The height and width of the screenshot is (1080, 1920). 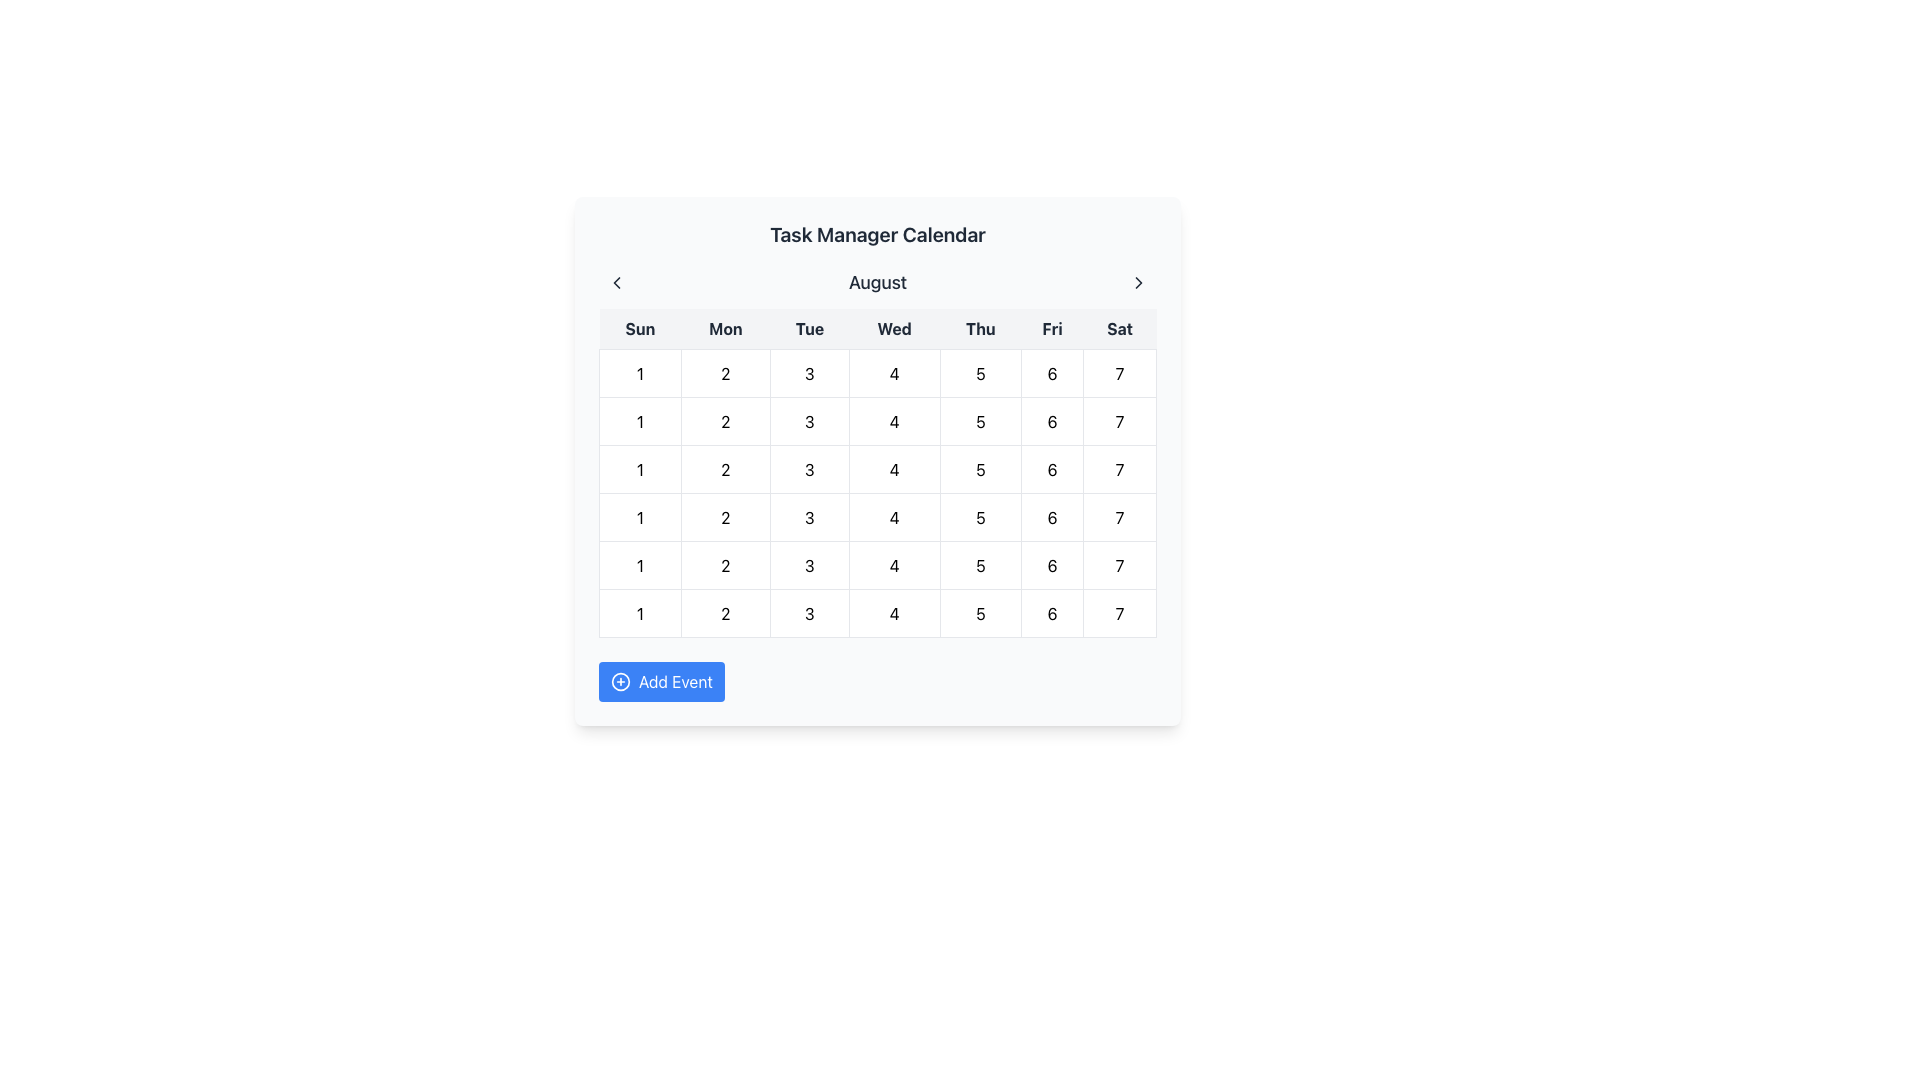 I want to click on the grid row item in the fourth row of the calendar that displays individual numbers from 1 to 7, so click(x=878, y=565).